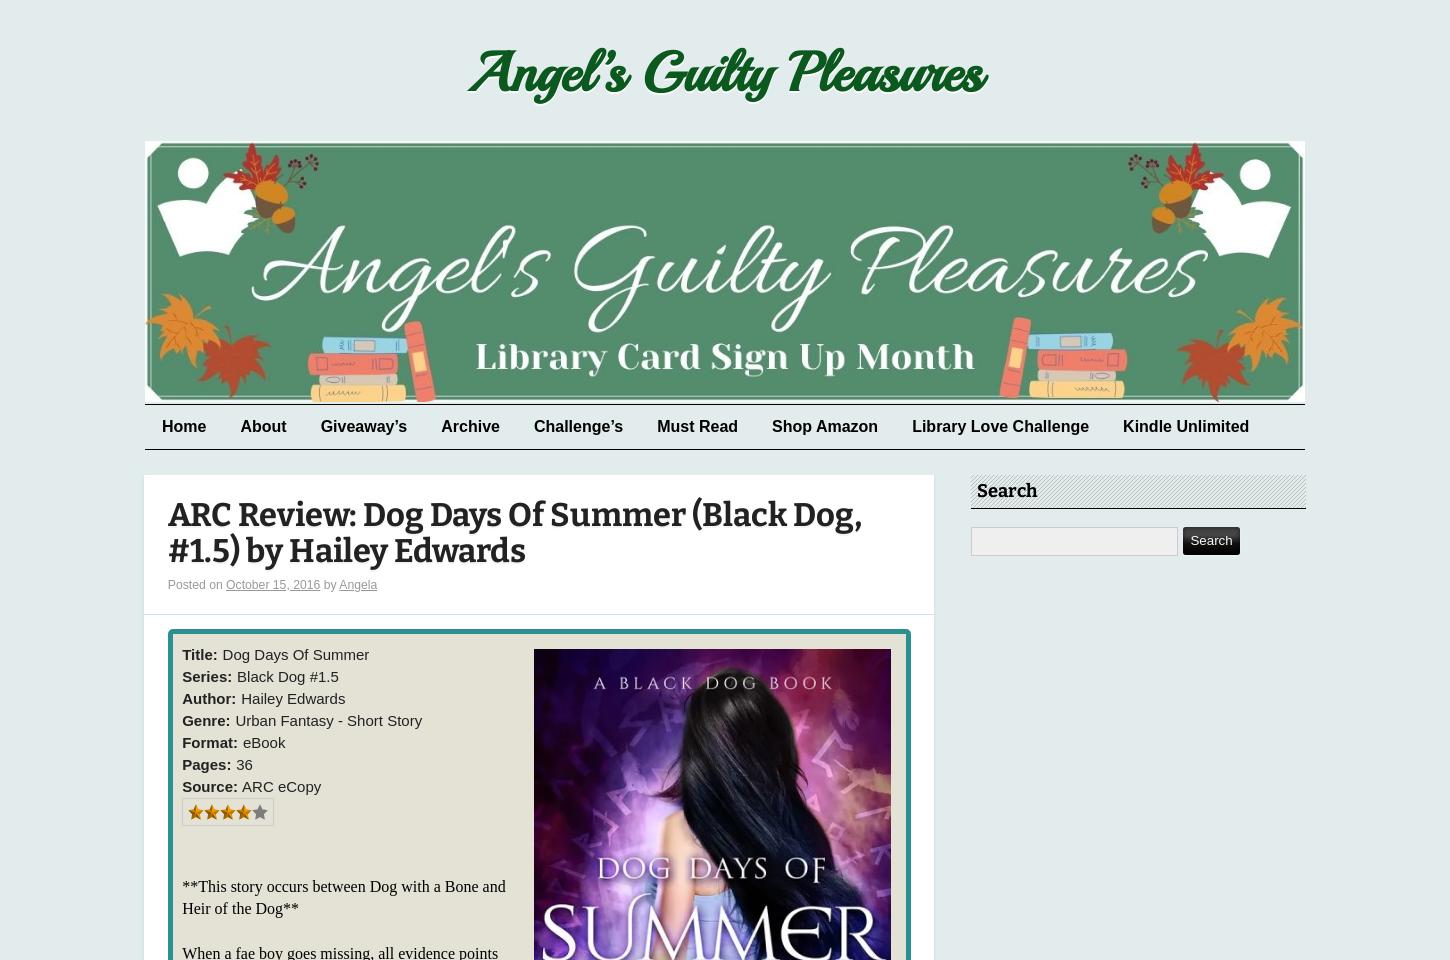 This screenshot has height=960, width=1450. What do you see at coordinates (287, 675) in the screenshot?
I see `'Black Dog #1.5'` at bounding box center [287, 675].